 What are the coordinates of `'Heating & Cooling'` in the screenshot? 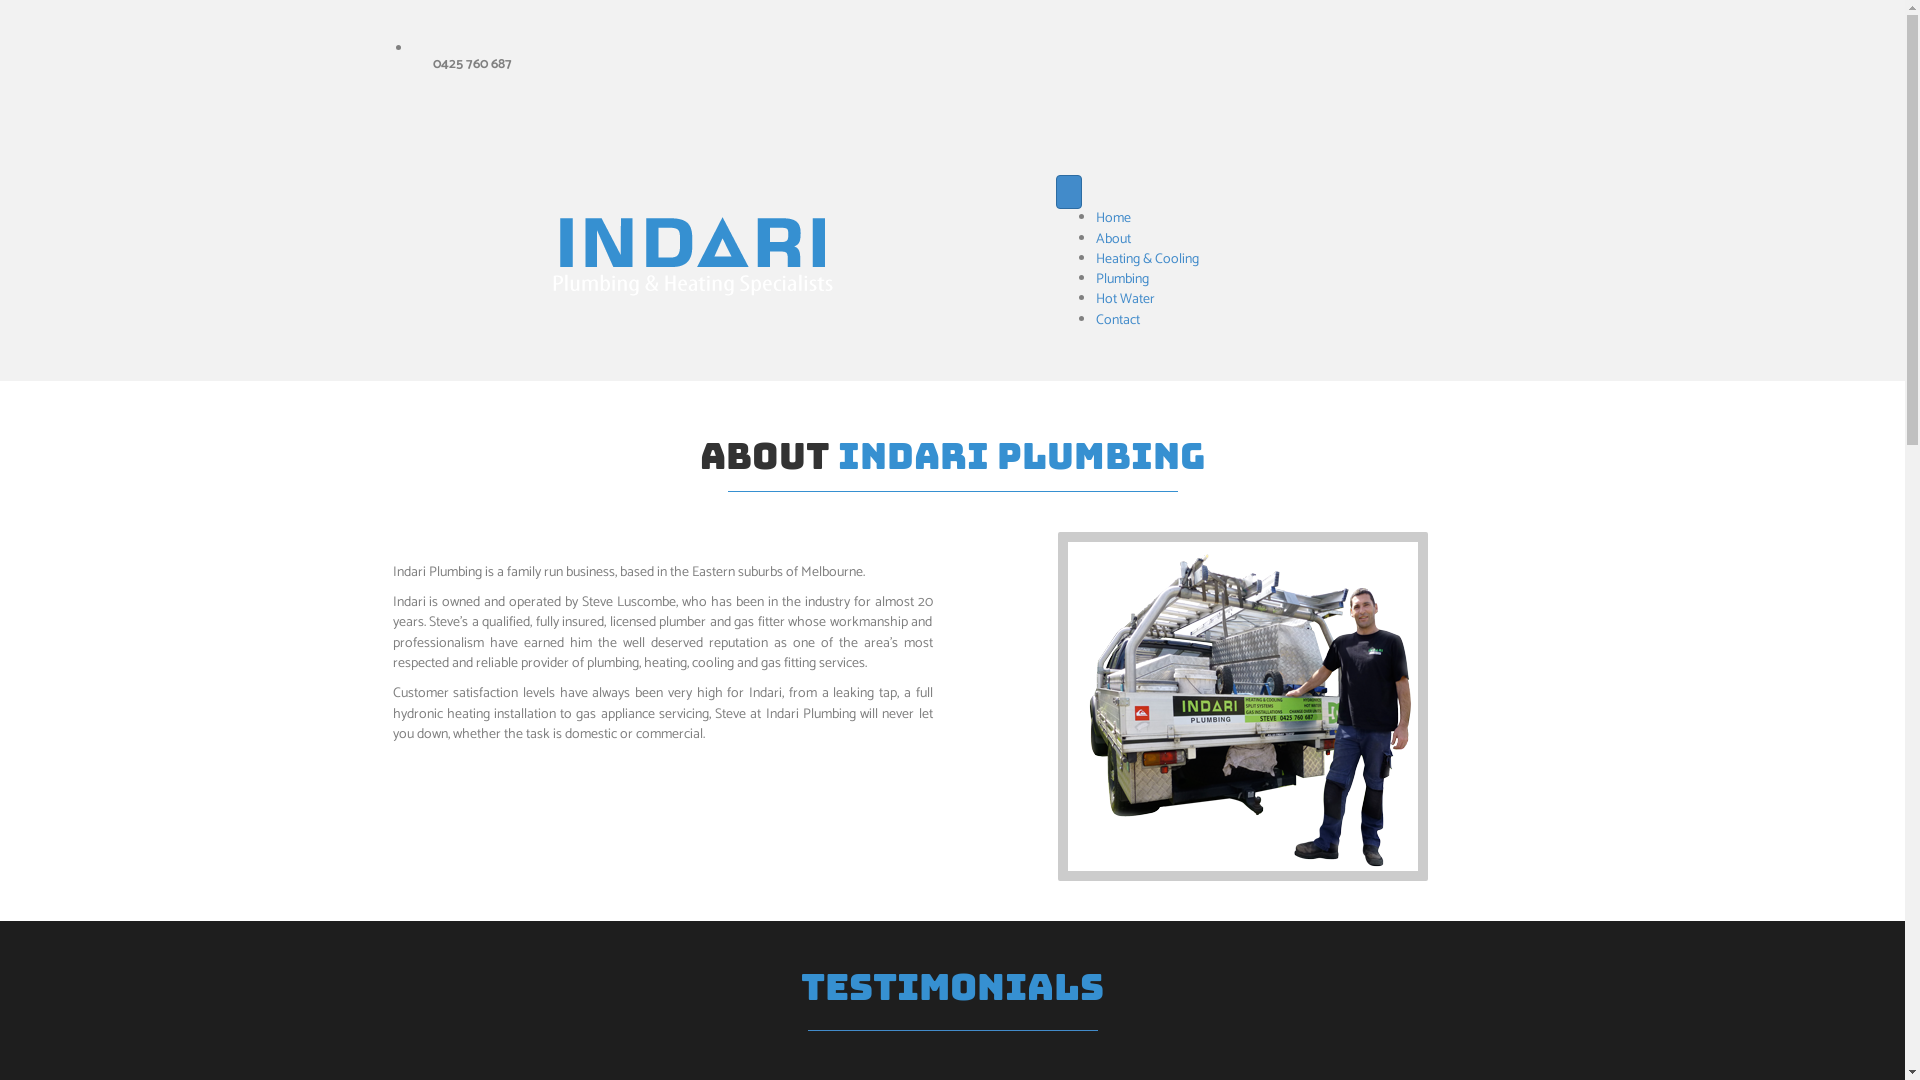 It's located at (1094, 258).